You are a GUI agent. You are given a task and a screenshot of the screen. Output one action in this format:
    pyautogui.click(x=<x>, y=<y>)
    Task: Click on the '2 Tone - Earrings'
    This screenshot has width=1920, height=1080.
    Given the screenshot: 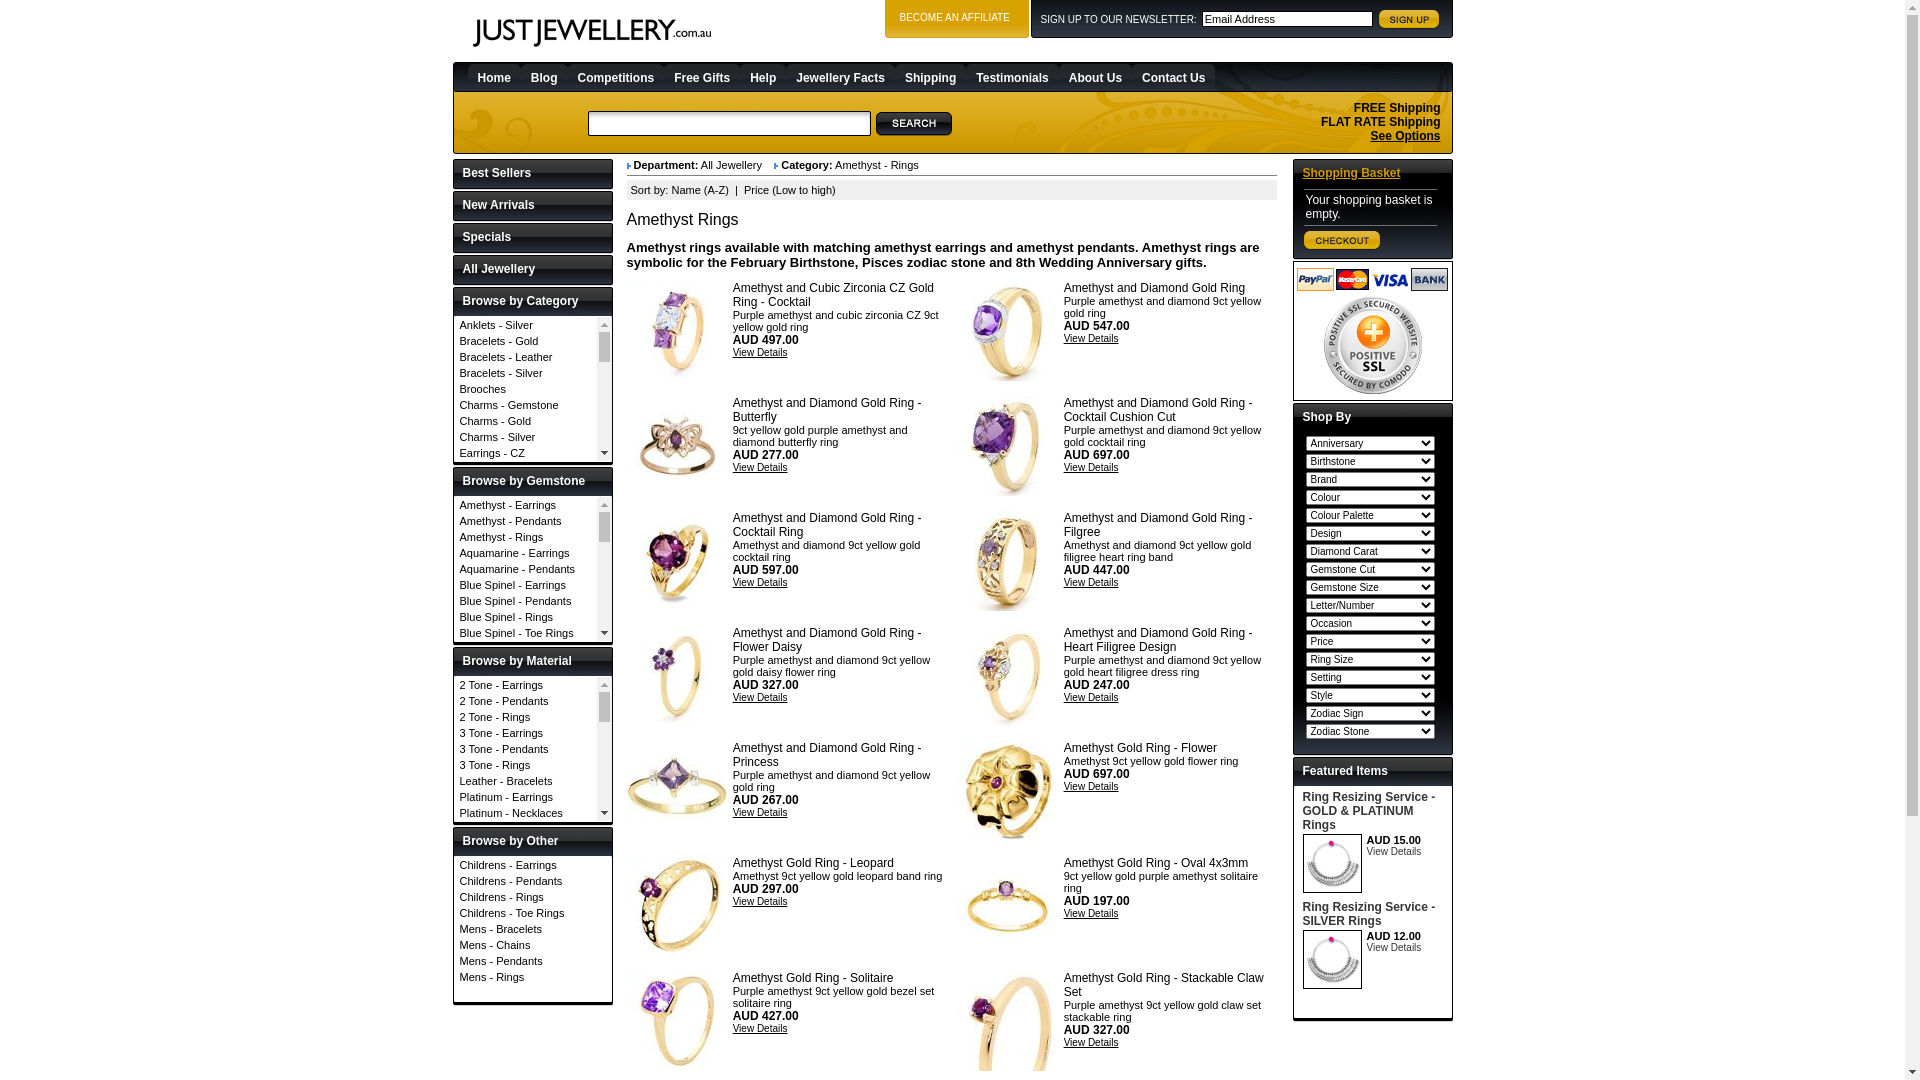 What is the action you would take?
    pyautogui.click(x=453, y=684)
    